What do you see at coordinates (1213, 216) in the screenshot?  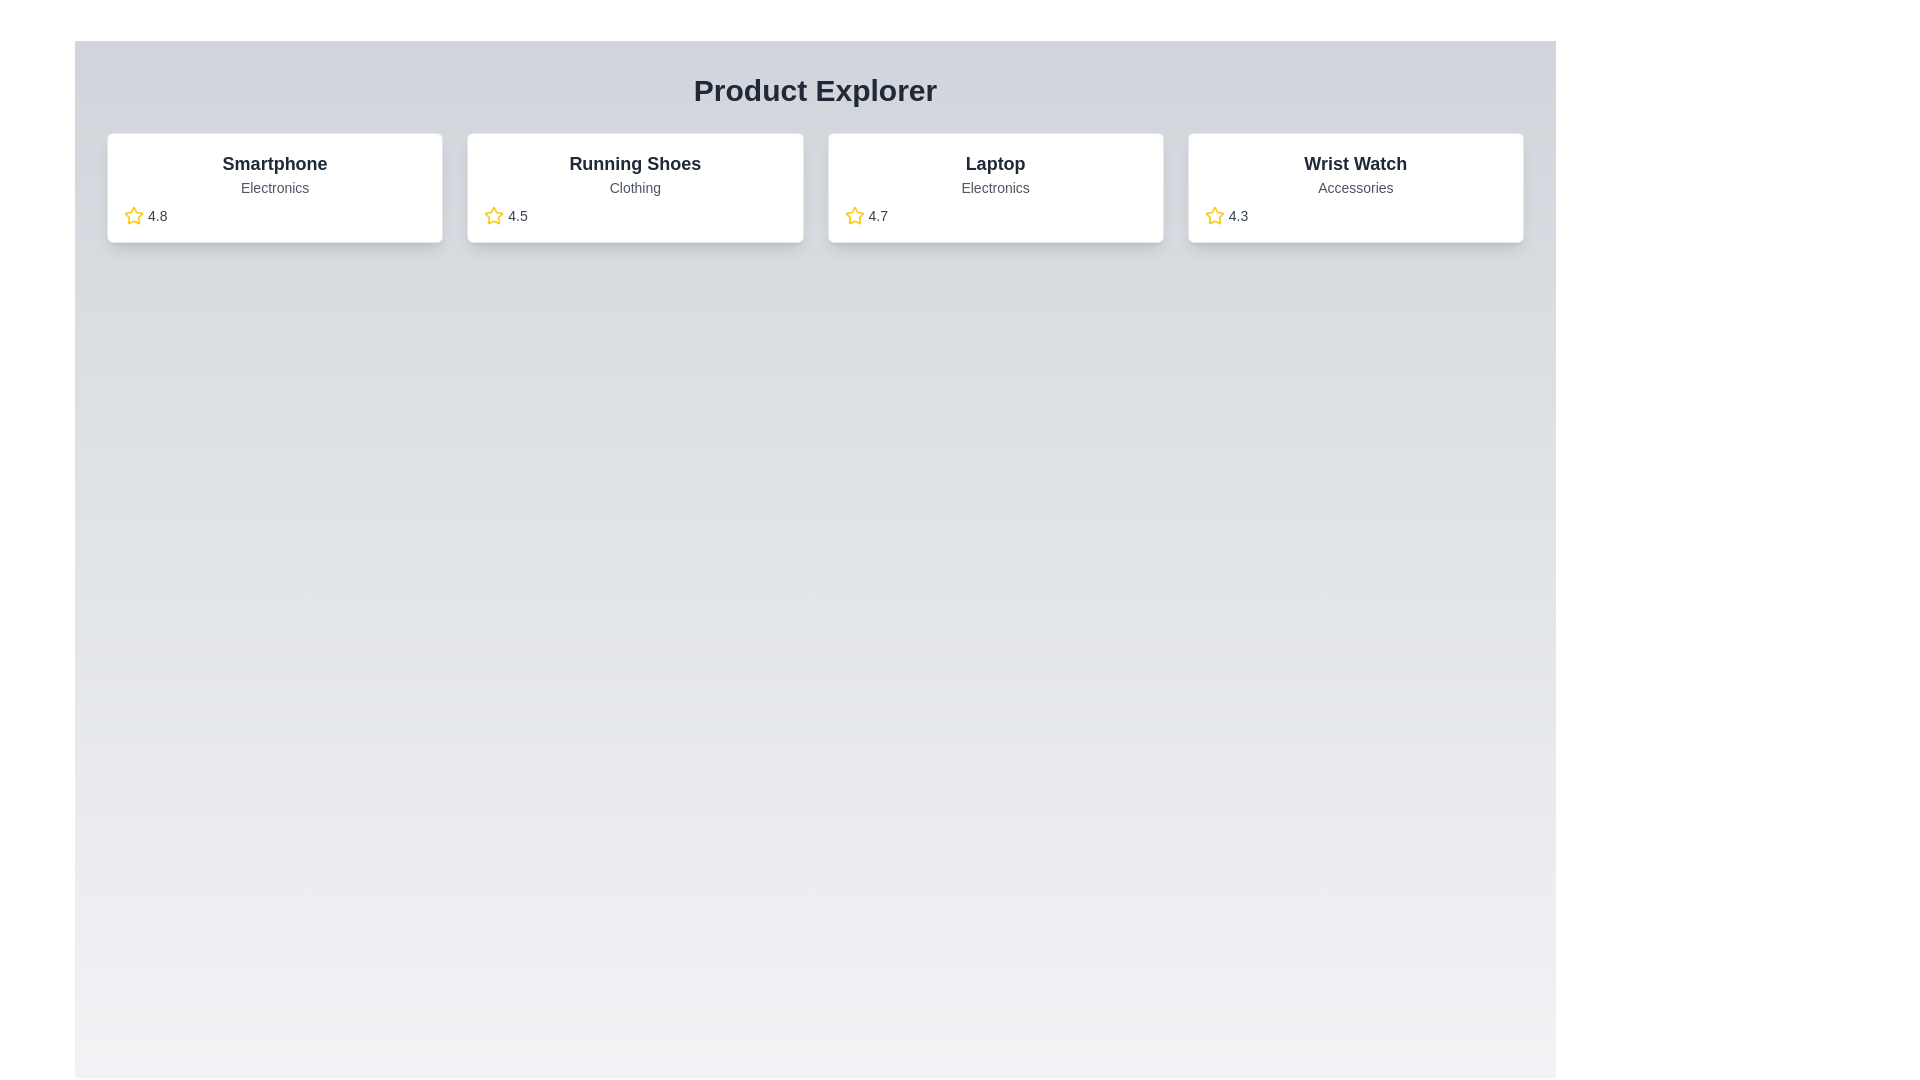 I see `the star rating icon representing the rating score with the accompanying text '4.3' located in the fourth card of the product grid for 'Wrist Watch'` at bounding box center [1213, 216].